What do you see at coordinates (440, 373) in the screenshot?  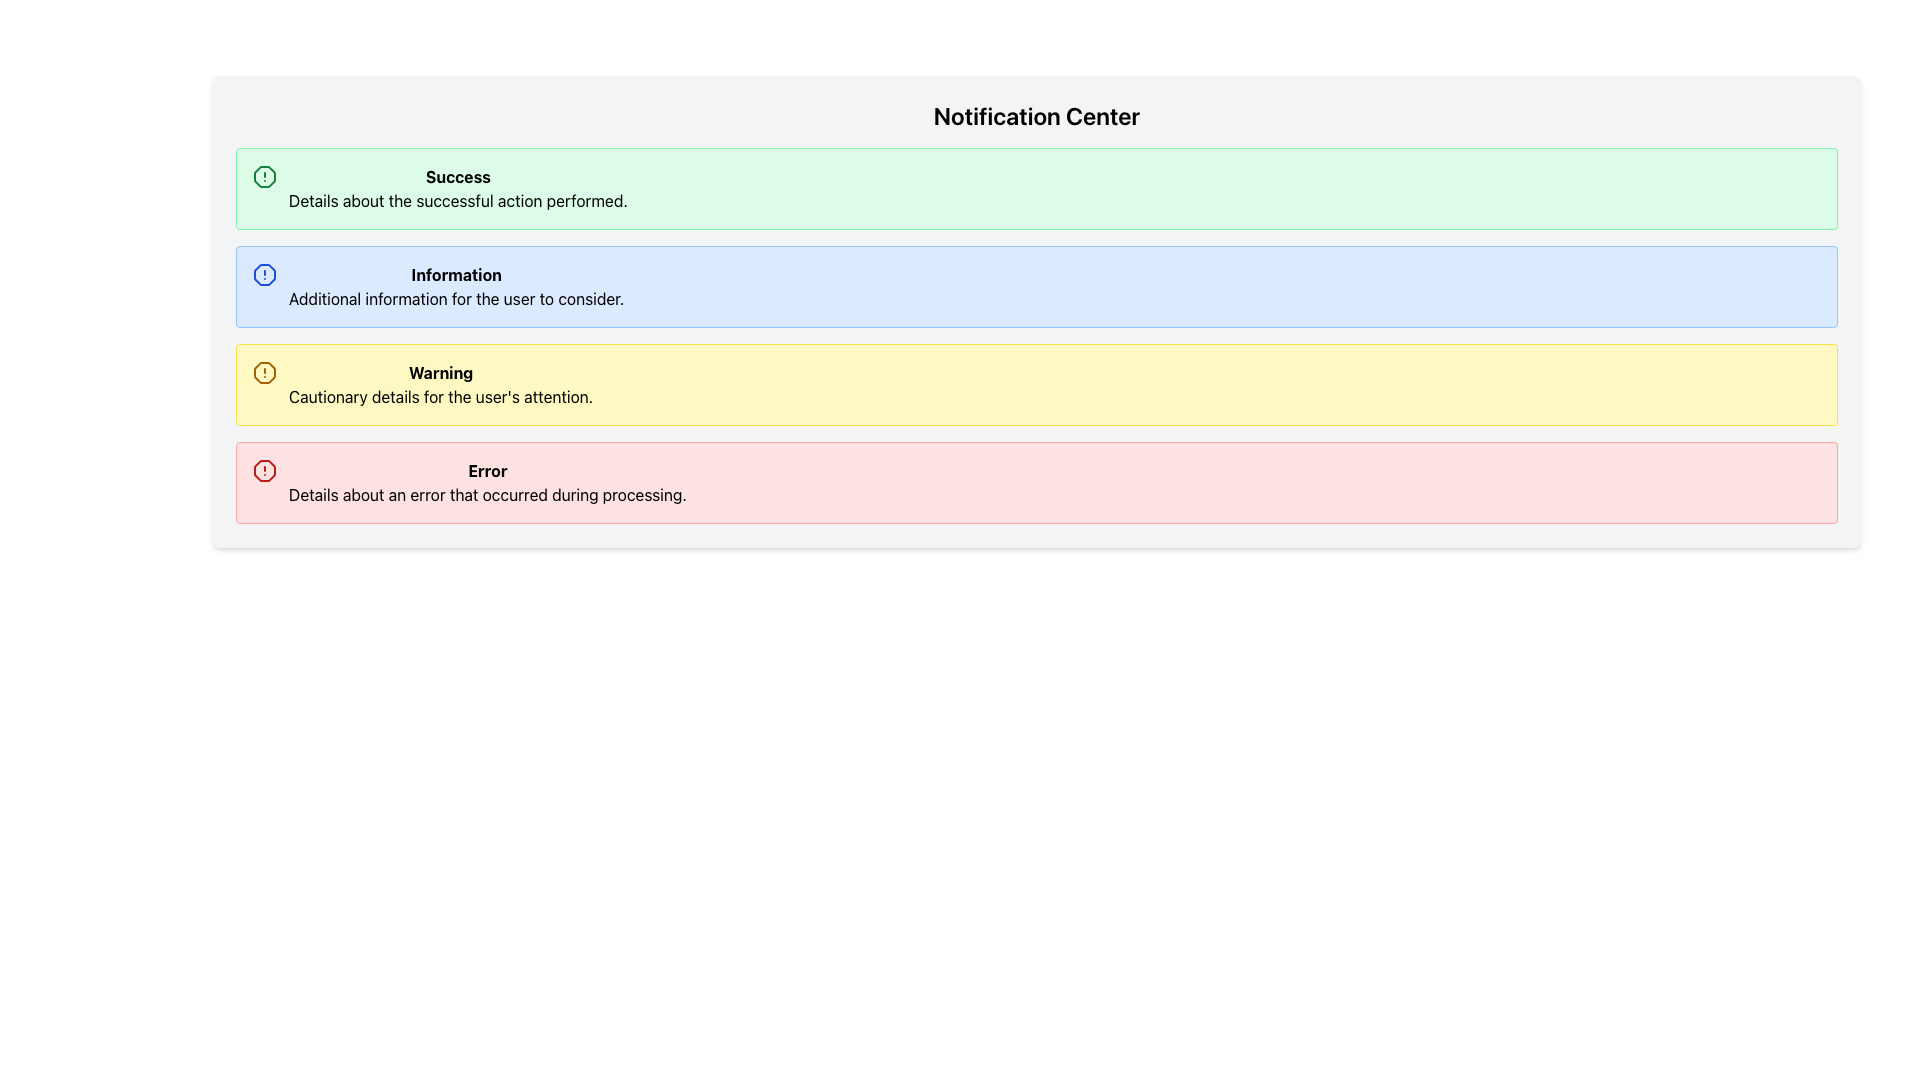 I see `Text Label that serves as the title for the warning notification, located in the third notification box labeled 'Warning'` at bounding box center [440, 373].